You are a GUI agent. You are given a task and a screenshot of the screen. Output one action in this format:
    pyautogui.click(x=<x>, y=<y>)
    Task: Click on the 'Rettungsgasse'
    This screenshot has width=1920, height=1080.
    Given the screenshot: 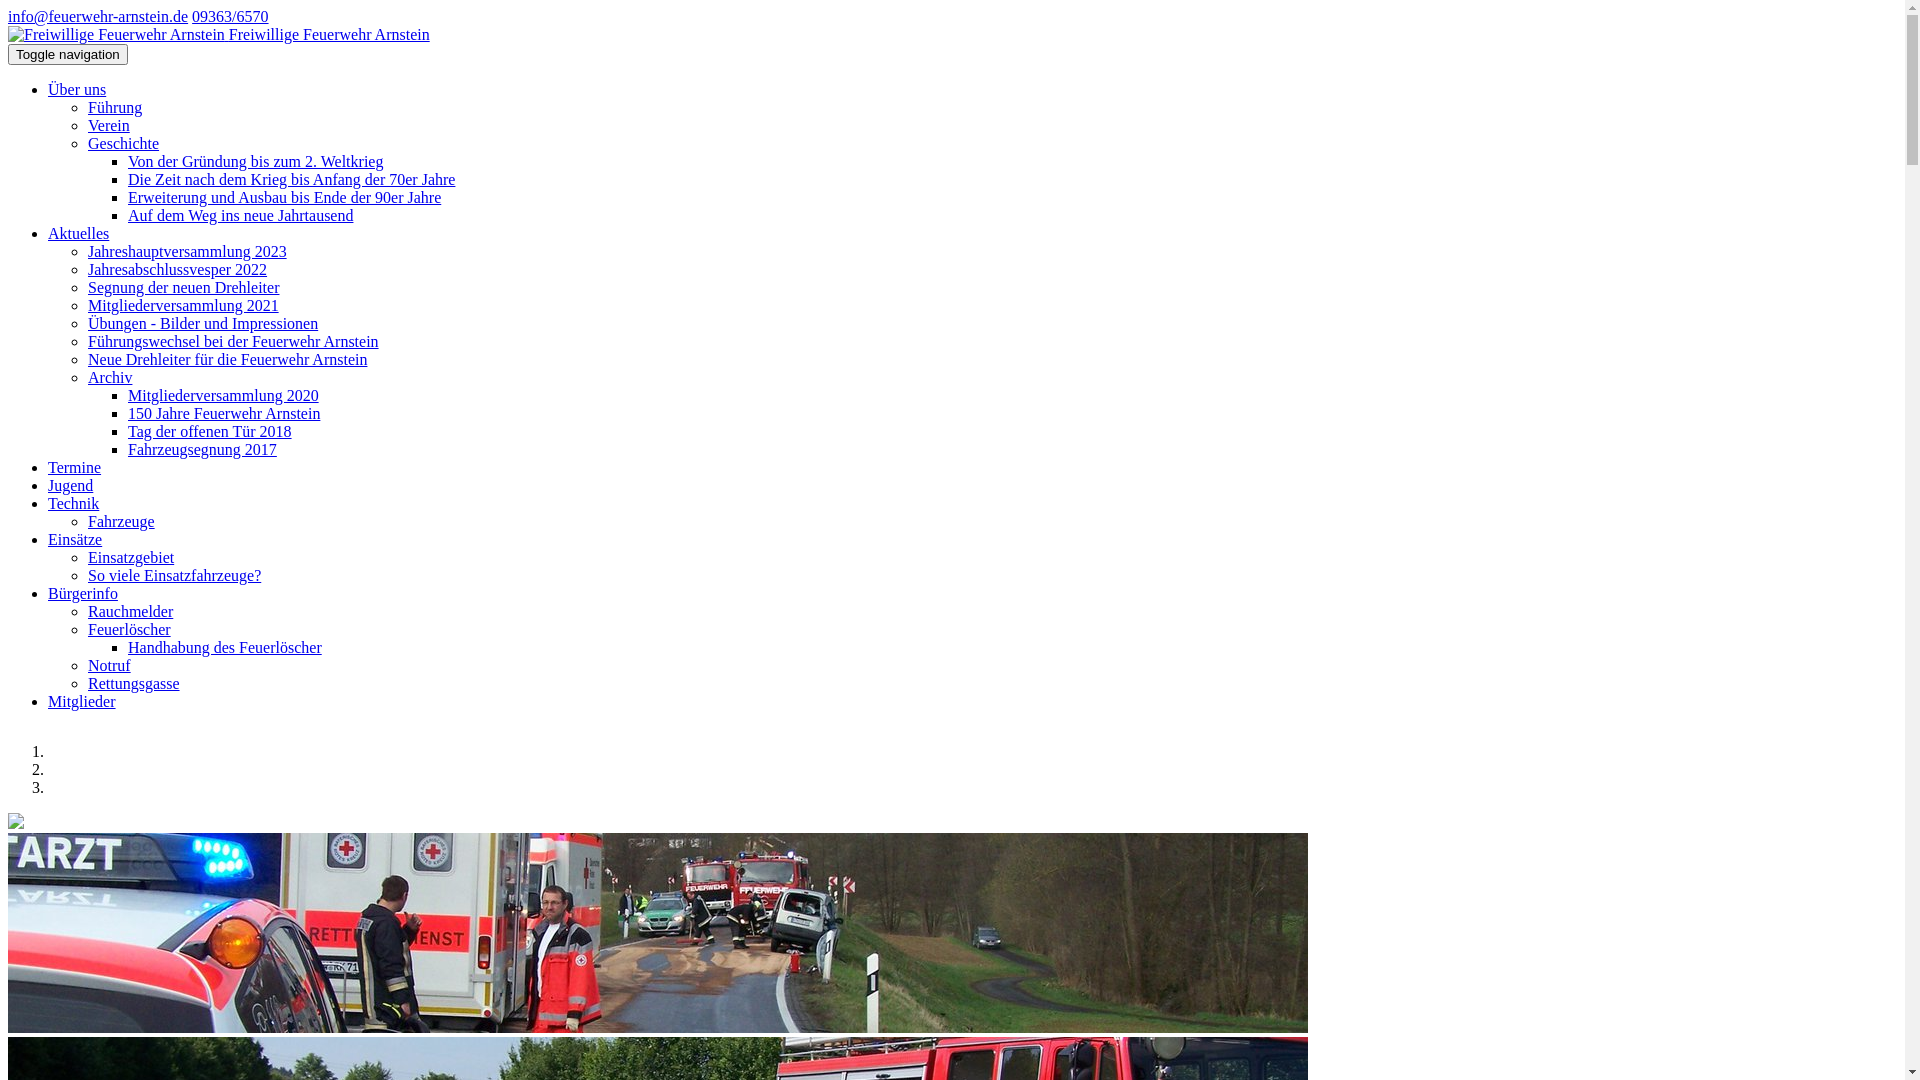 What is the action you would take?
    pyautogui.click(x=133, y=682)
    